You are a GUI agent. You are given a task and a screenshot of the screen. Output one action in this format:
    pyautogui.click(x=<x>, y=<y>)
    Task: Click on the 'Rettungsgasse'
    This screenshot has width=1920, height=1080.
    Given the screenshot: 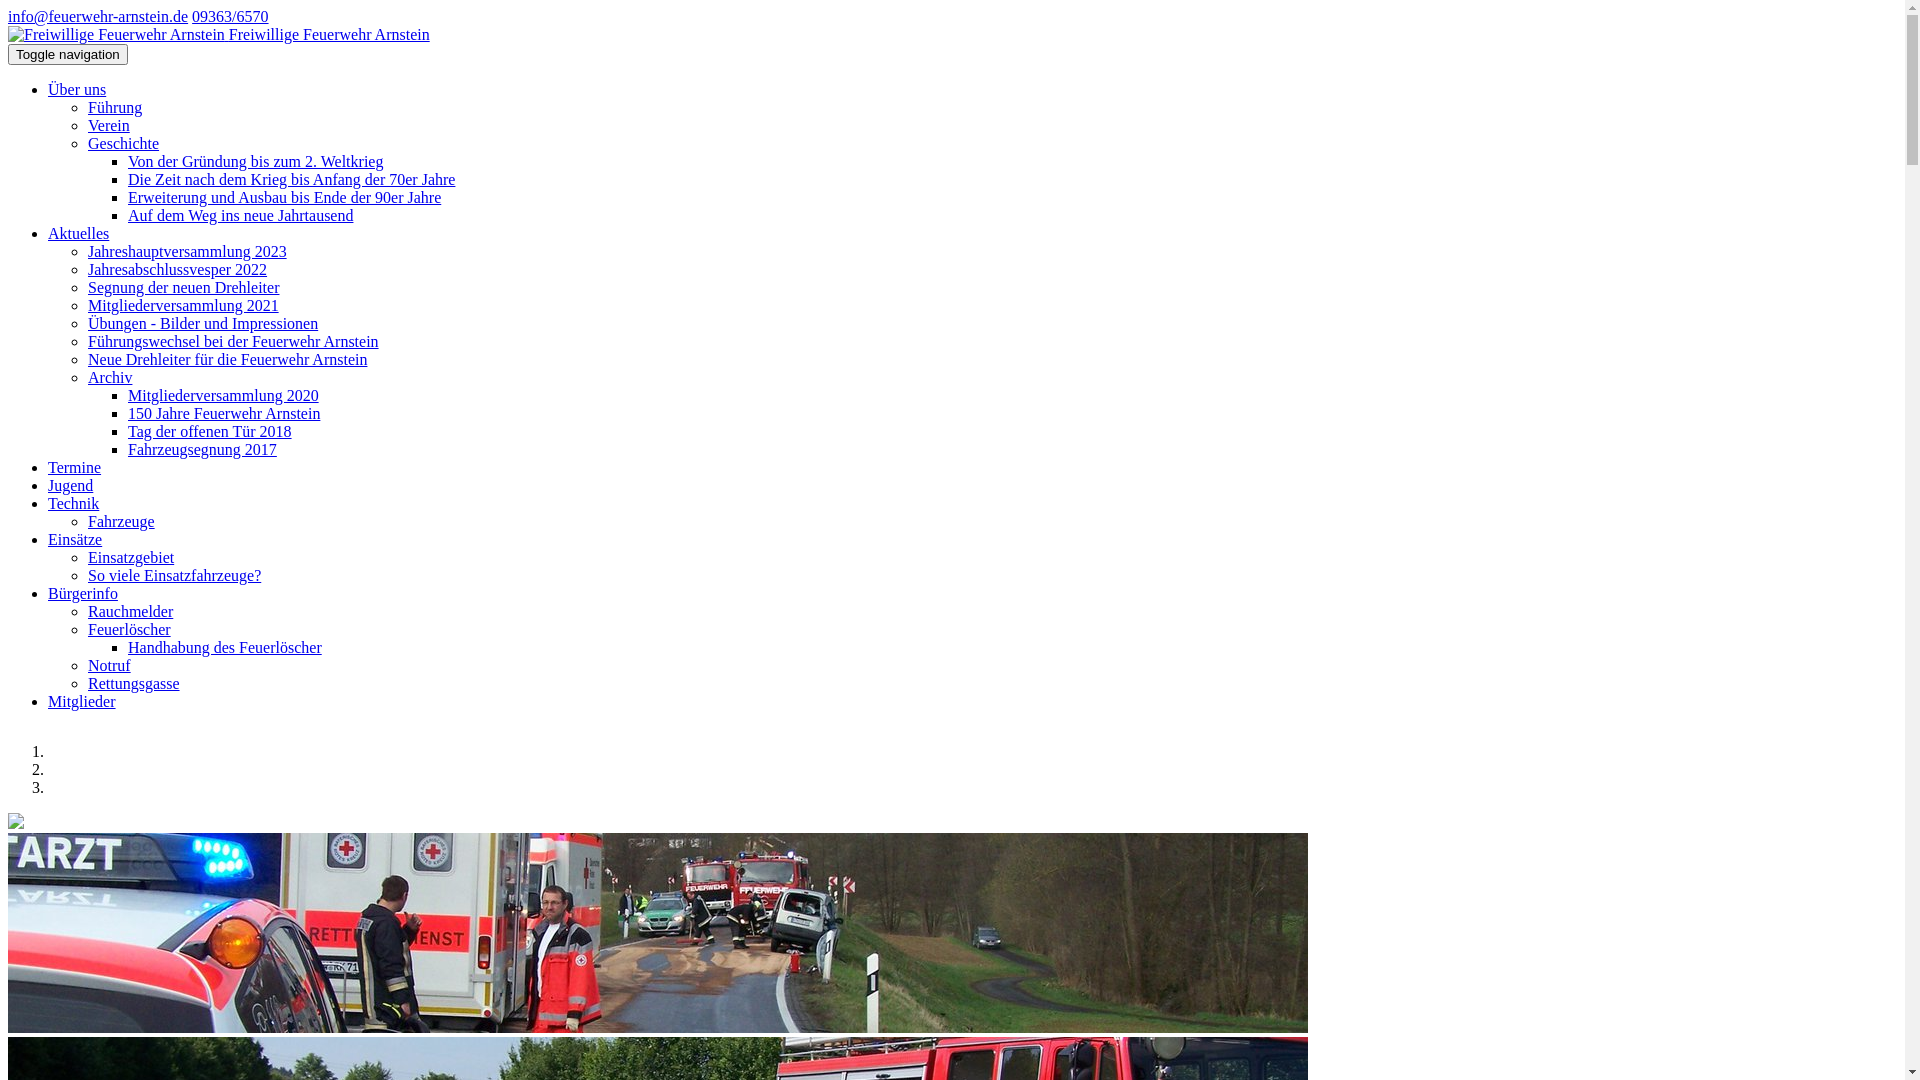 What is the action you would take?
    pyautogui.click(x=133, y=682)
    